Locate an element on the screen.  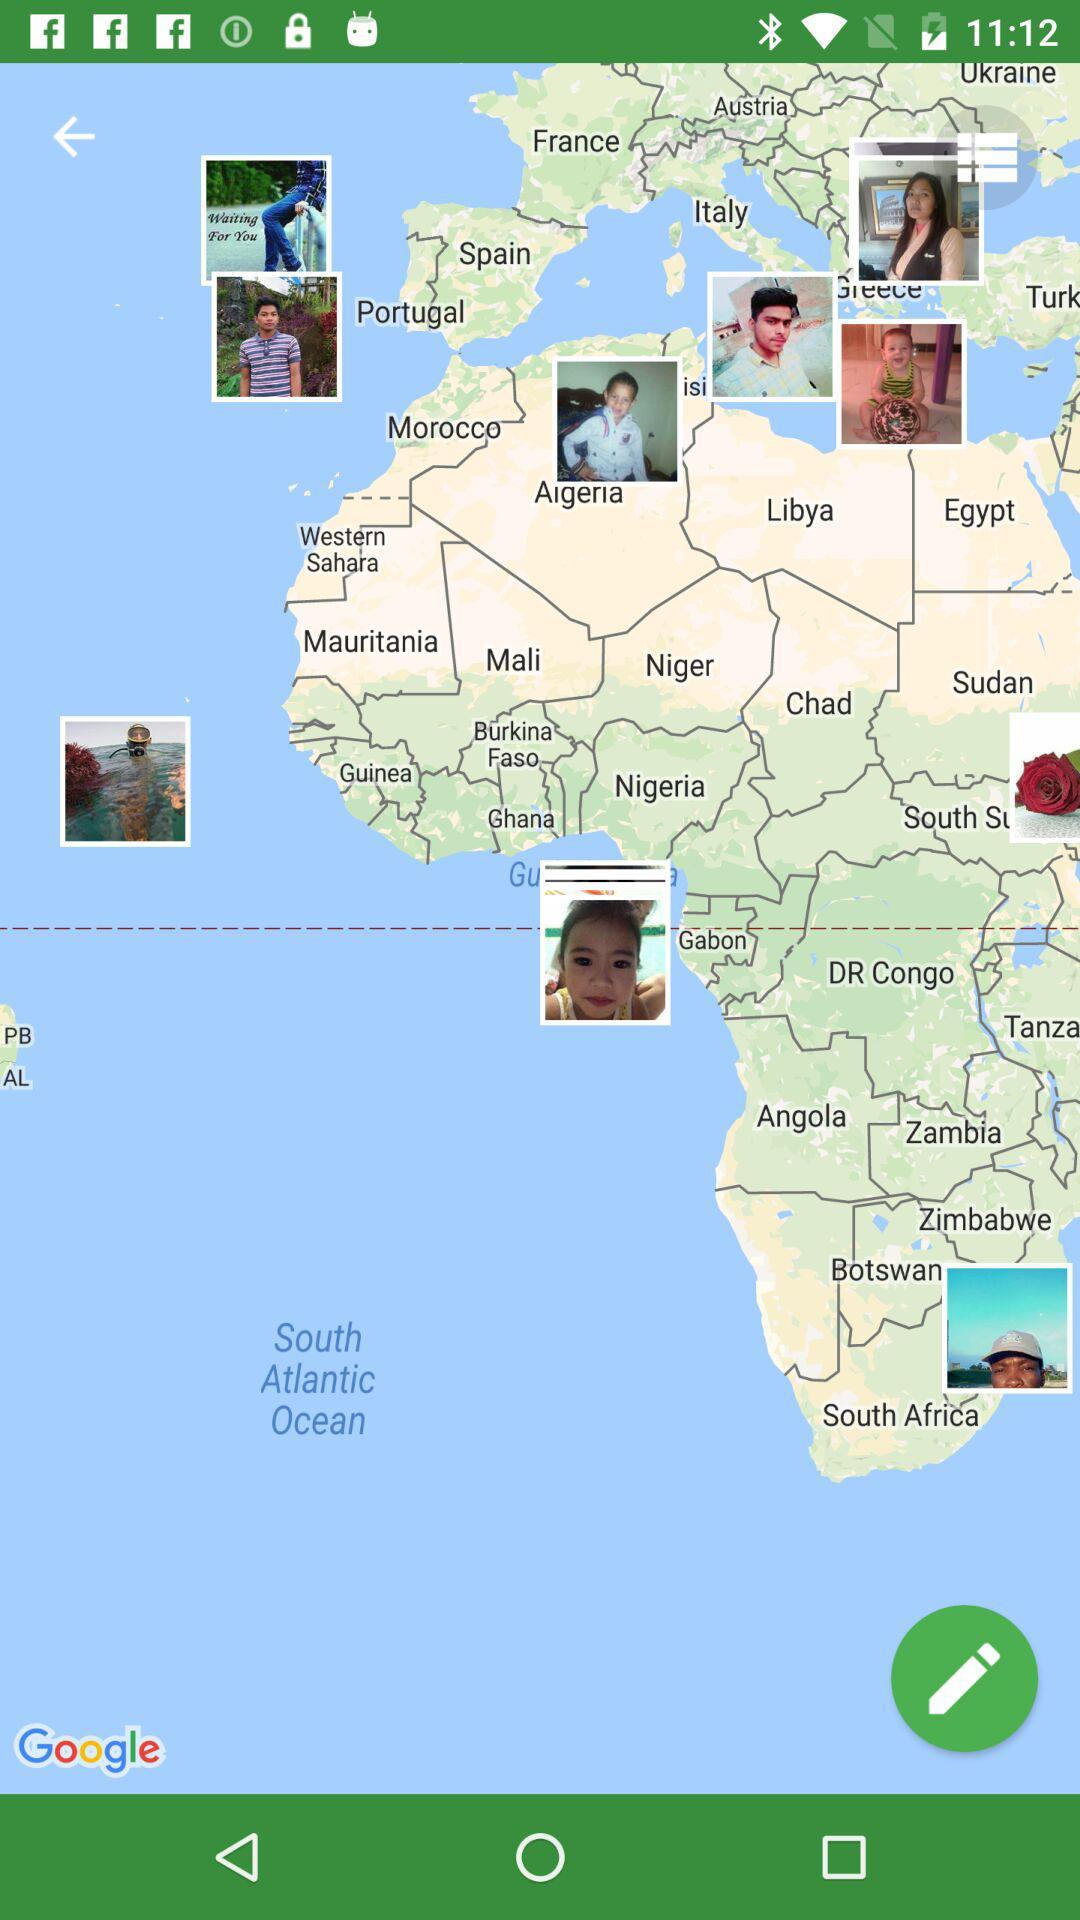
application menu is located at coordinates (984, 156).